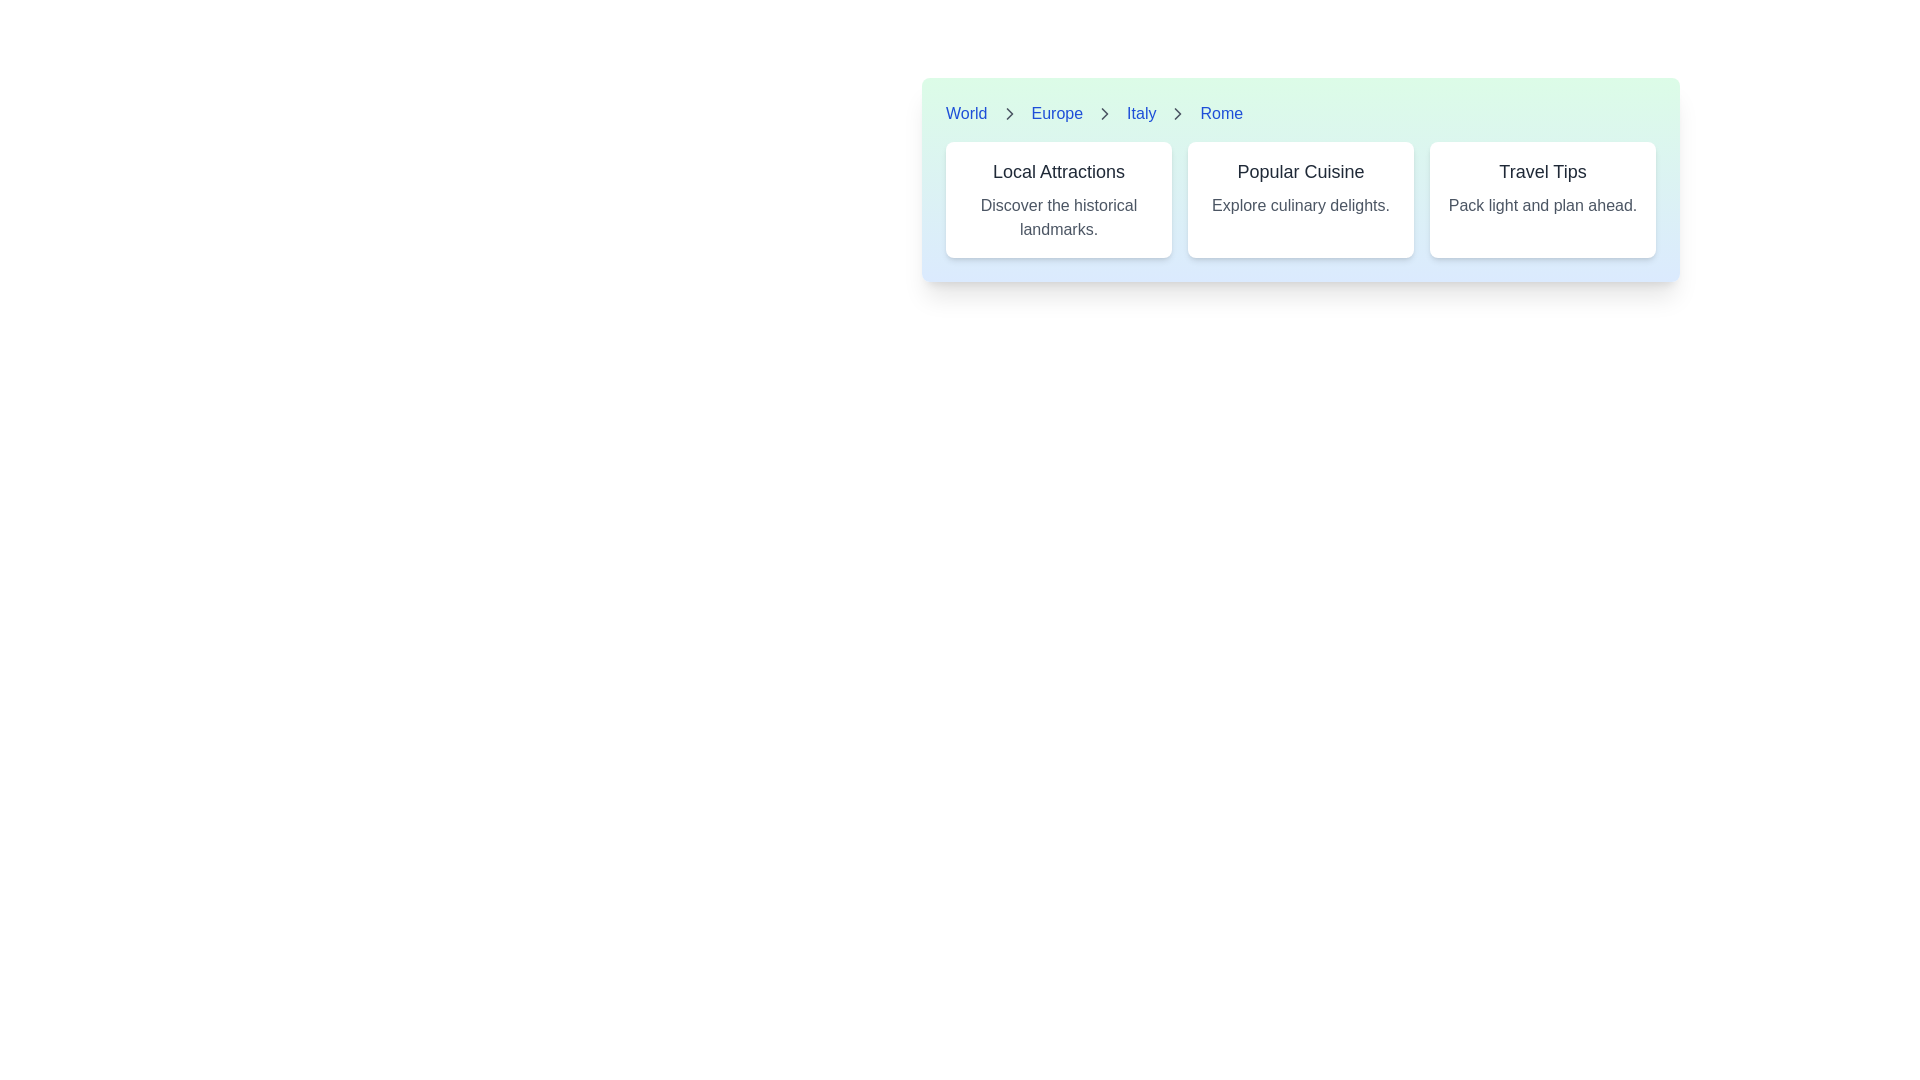 Image resolution: width=1920 pixels, height=1080 pixels. Describe the element at coordinates (1058, 218) in the screenshot. I see `the informative text block located below the 'Local Attractions' heading in the white card with rounded corners` at that location.